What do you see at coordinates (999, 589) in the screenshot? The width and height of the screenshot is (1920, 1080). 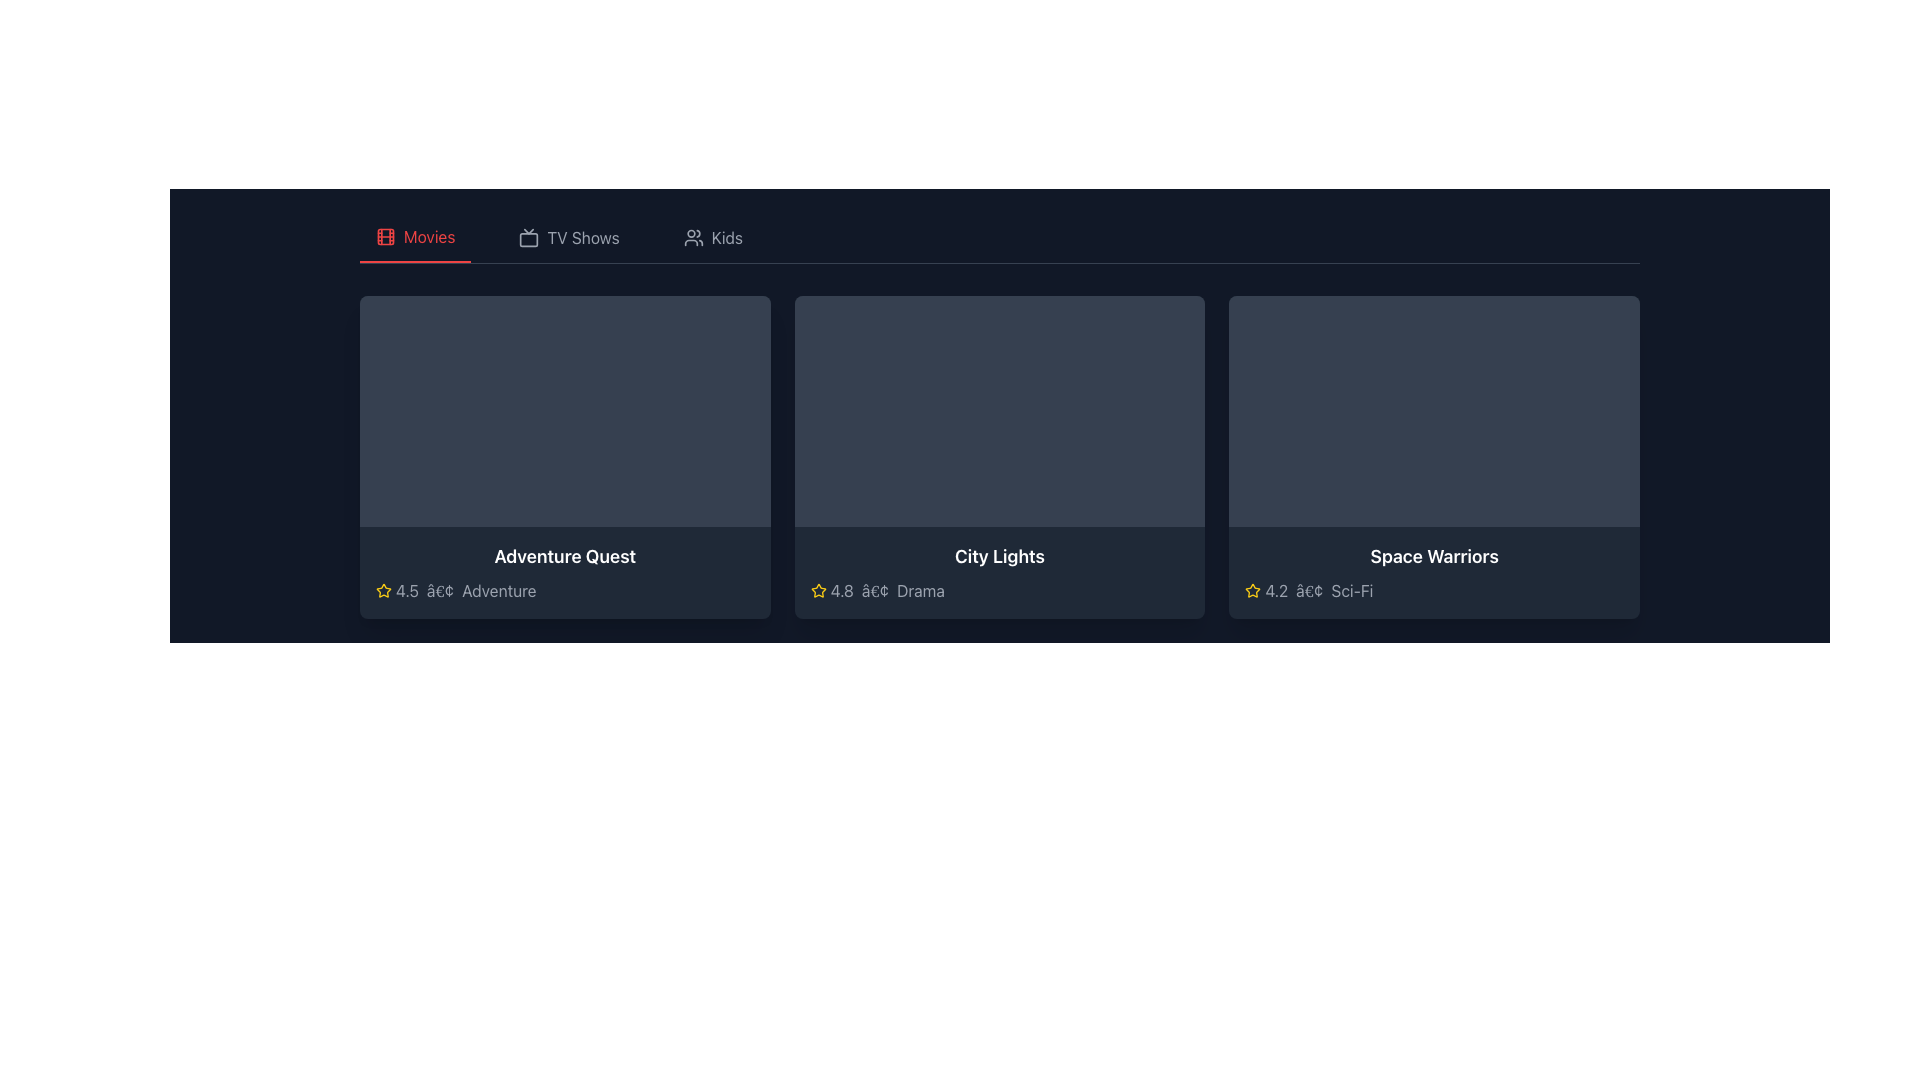 I see `the rating and genre information displayed in the Informational display row of the 'City Lights' card, which shows a rating of '4.8' and the genre 'Drama'` at bounding box center [999, 589].